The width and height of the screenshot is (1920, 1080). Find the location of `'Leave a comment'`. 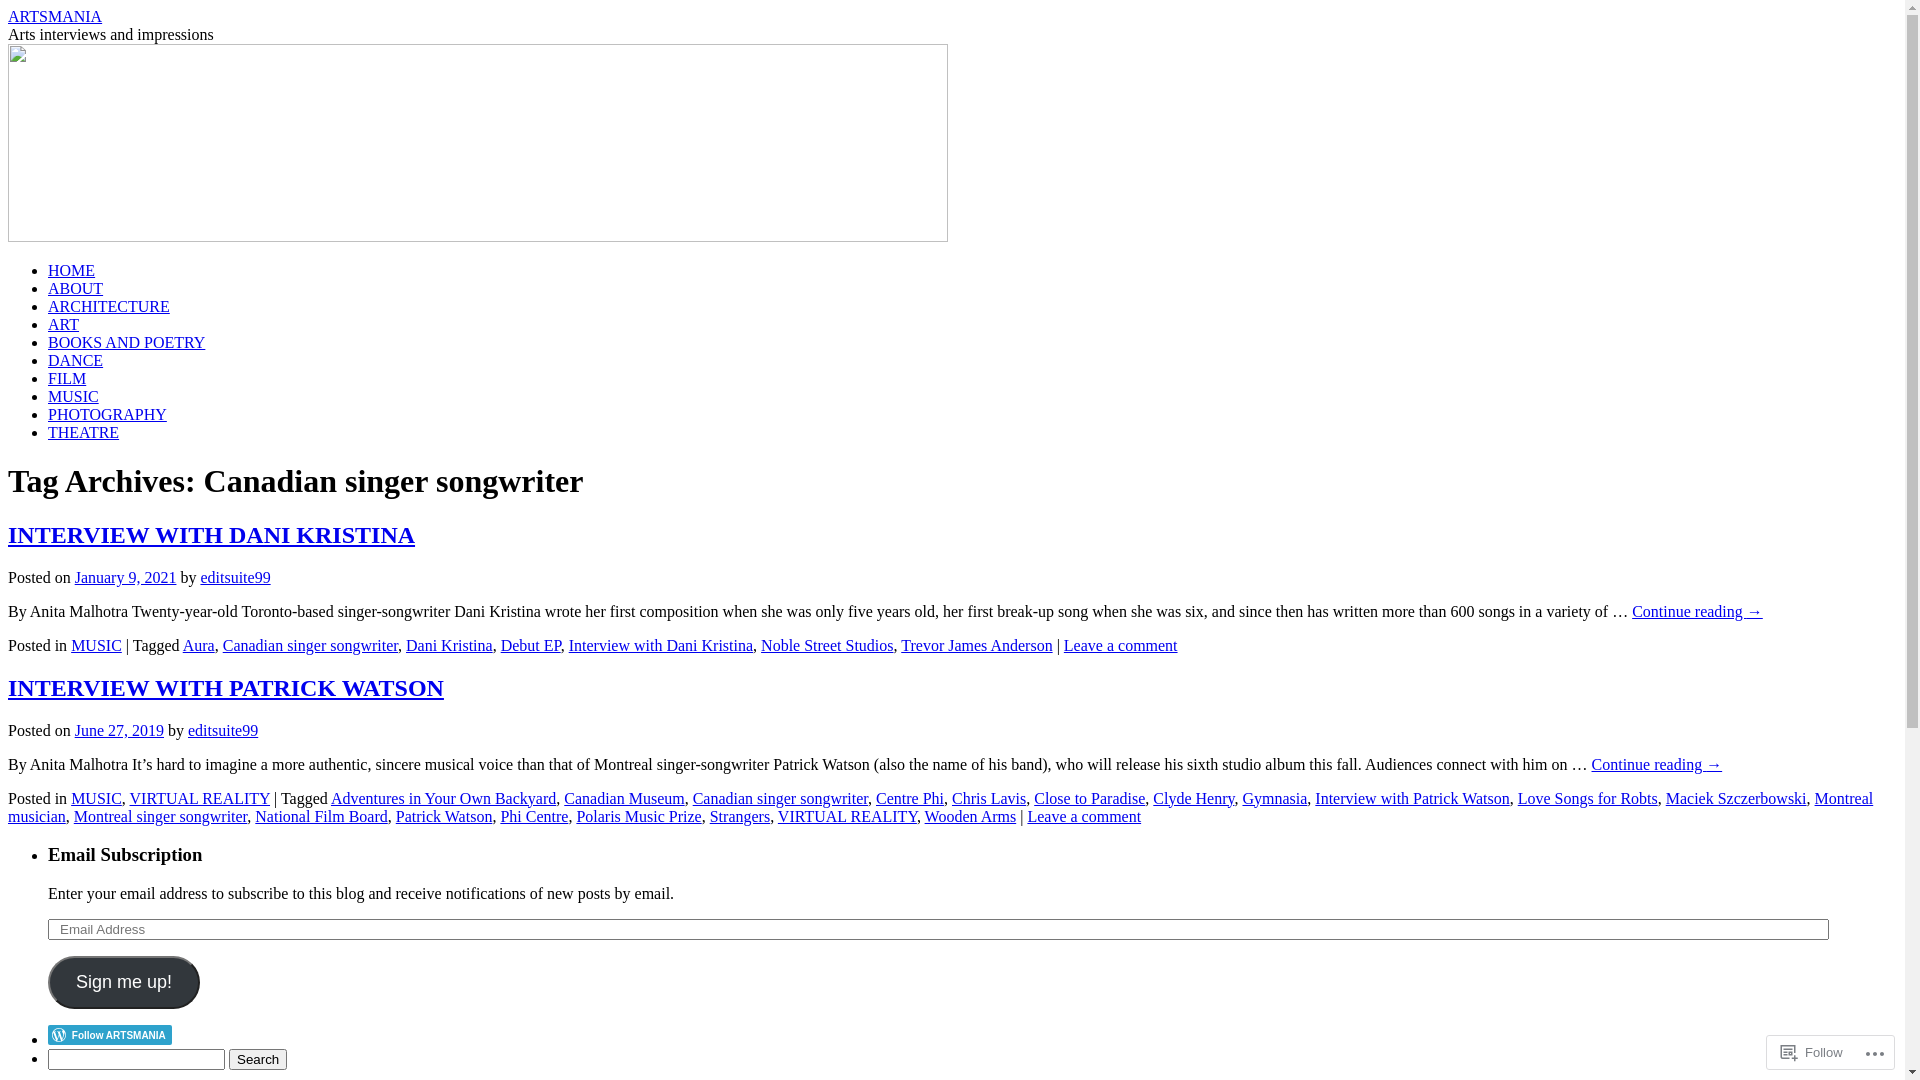

'Leave a comment' is located at coordinates (1083, 816).